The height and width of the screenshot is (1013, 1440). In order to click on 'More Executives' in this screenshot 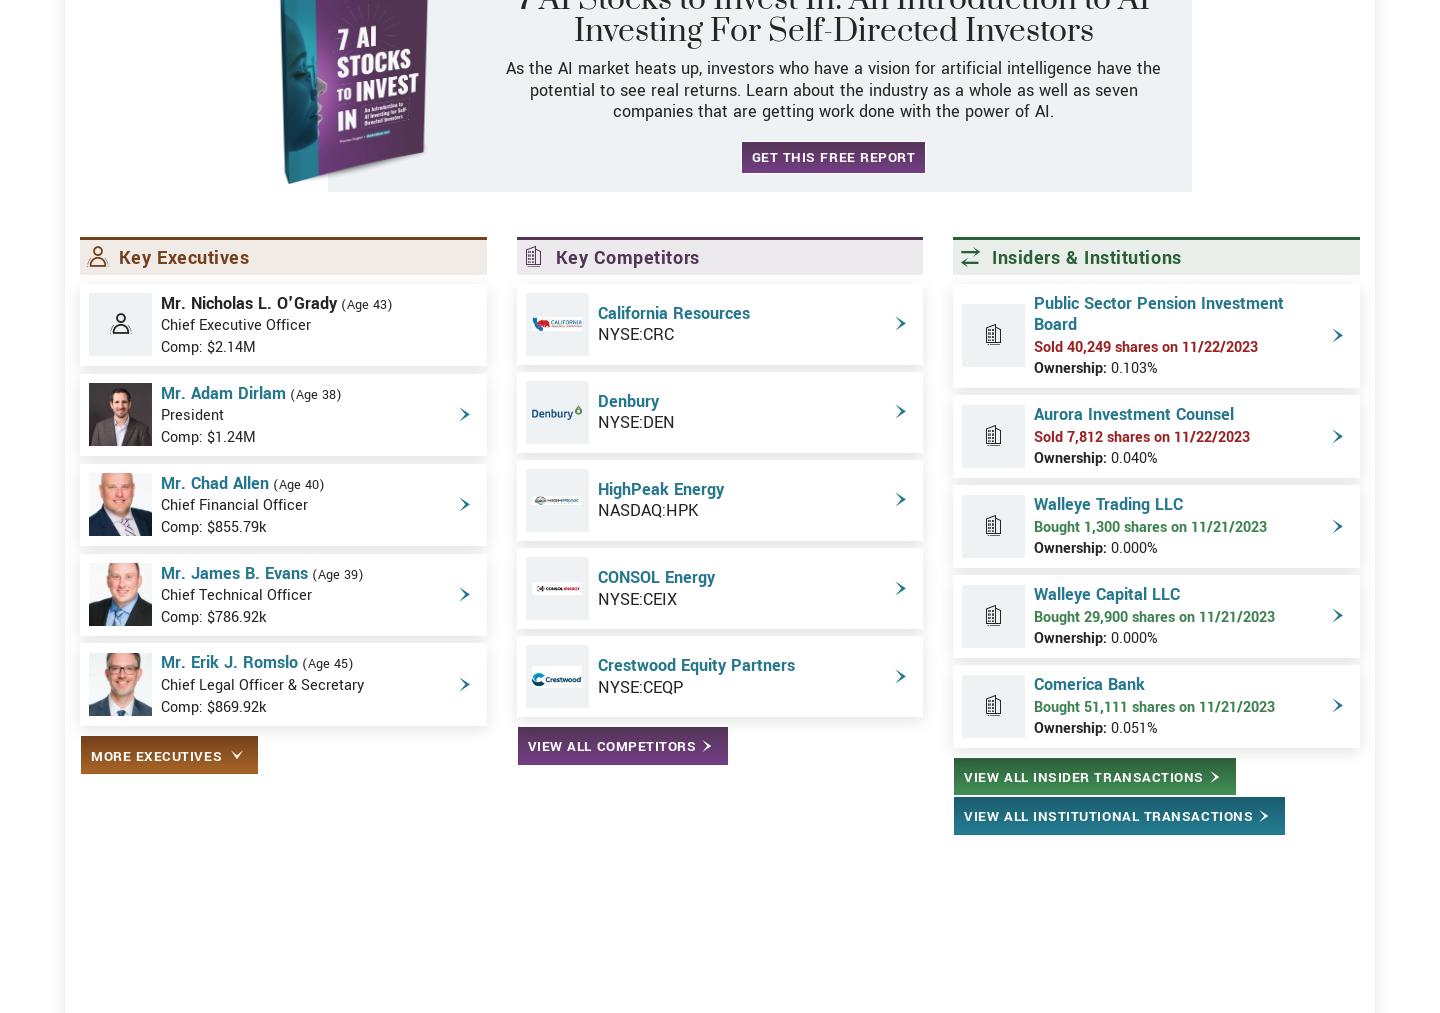, I will do `click(91, 826)`.